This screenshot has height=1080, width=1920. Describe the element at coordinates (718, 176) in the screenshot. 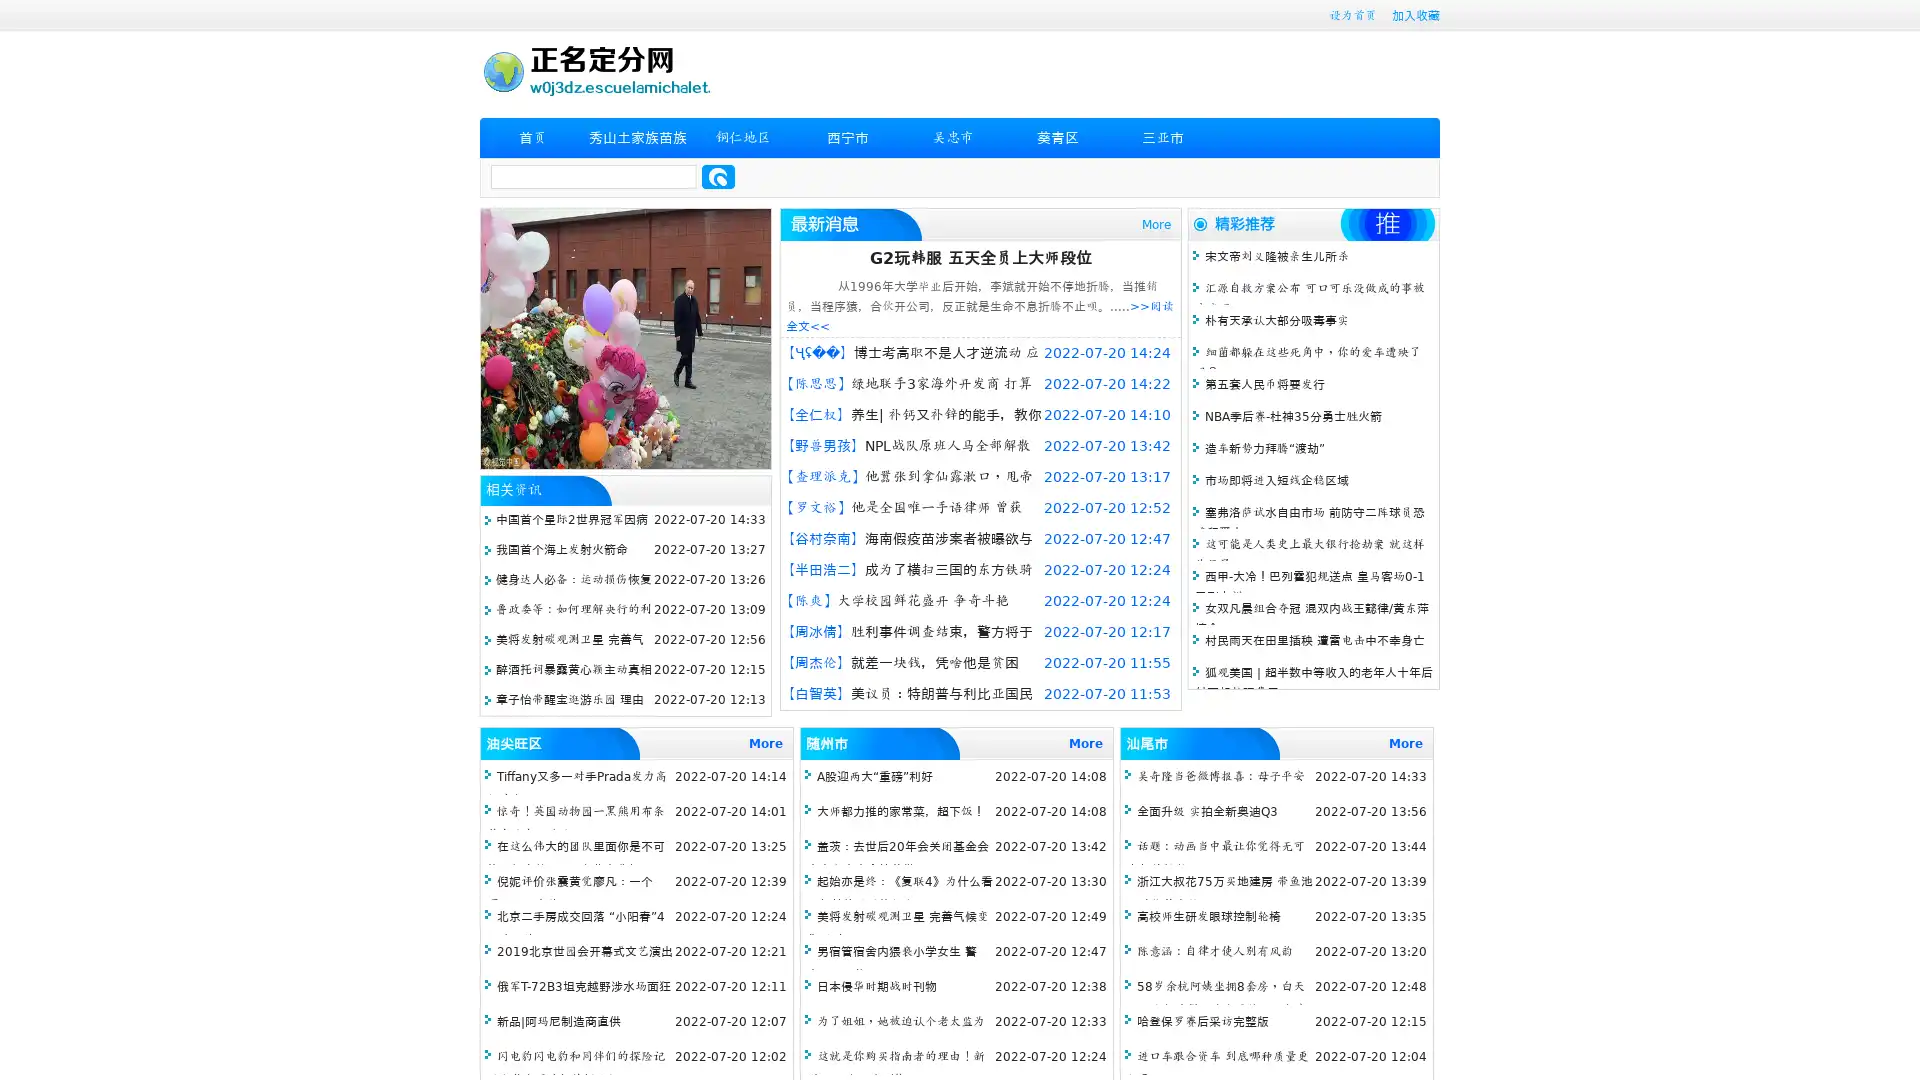

I see `Search` at that location.